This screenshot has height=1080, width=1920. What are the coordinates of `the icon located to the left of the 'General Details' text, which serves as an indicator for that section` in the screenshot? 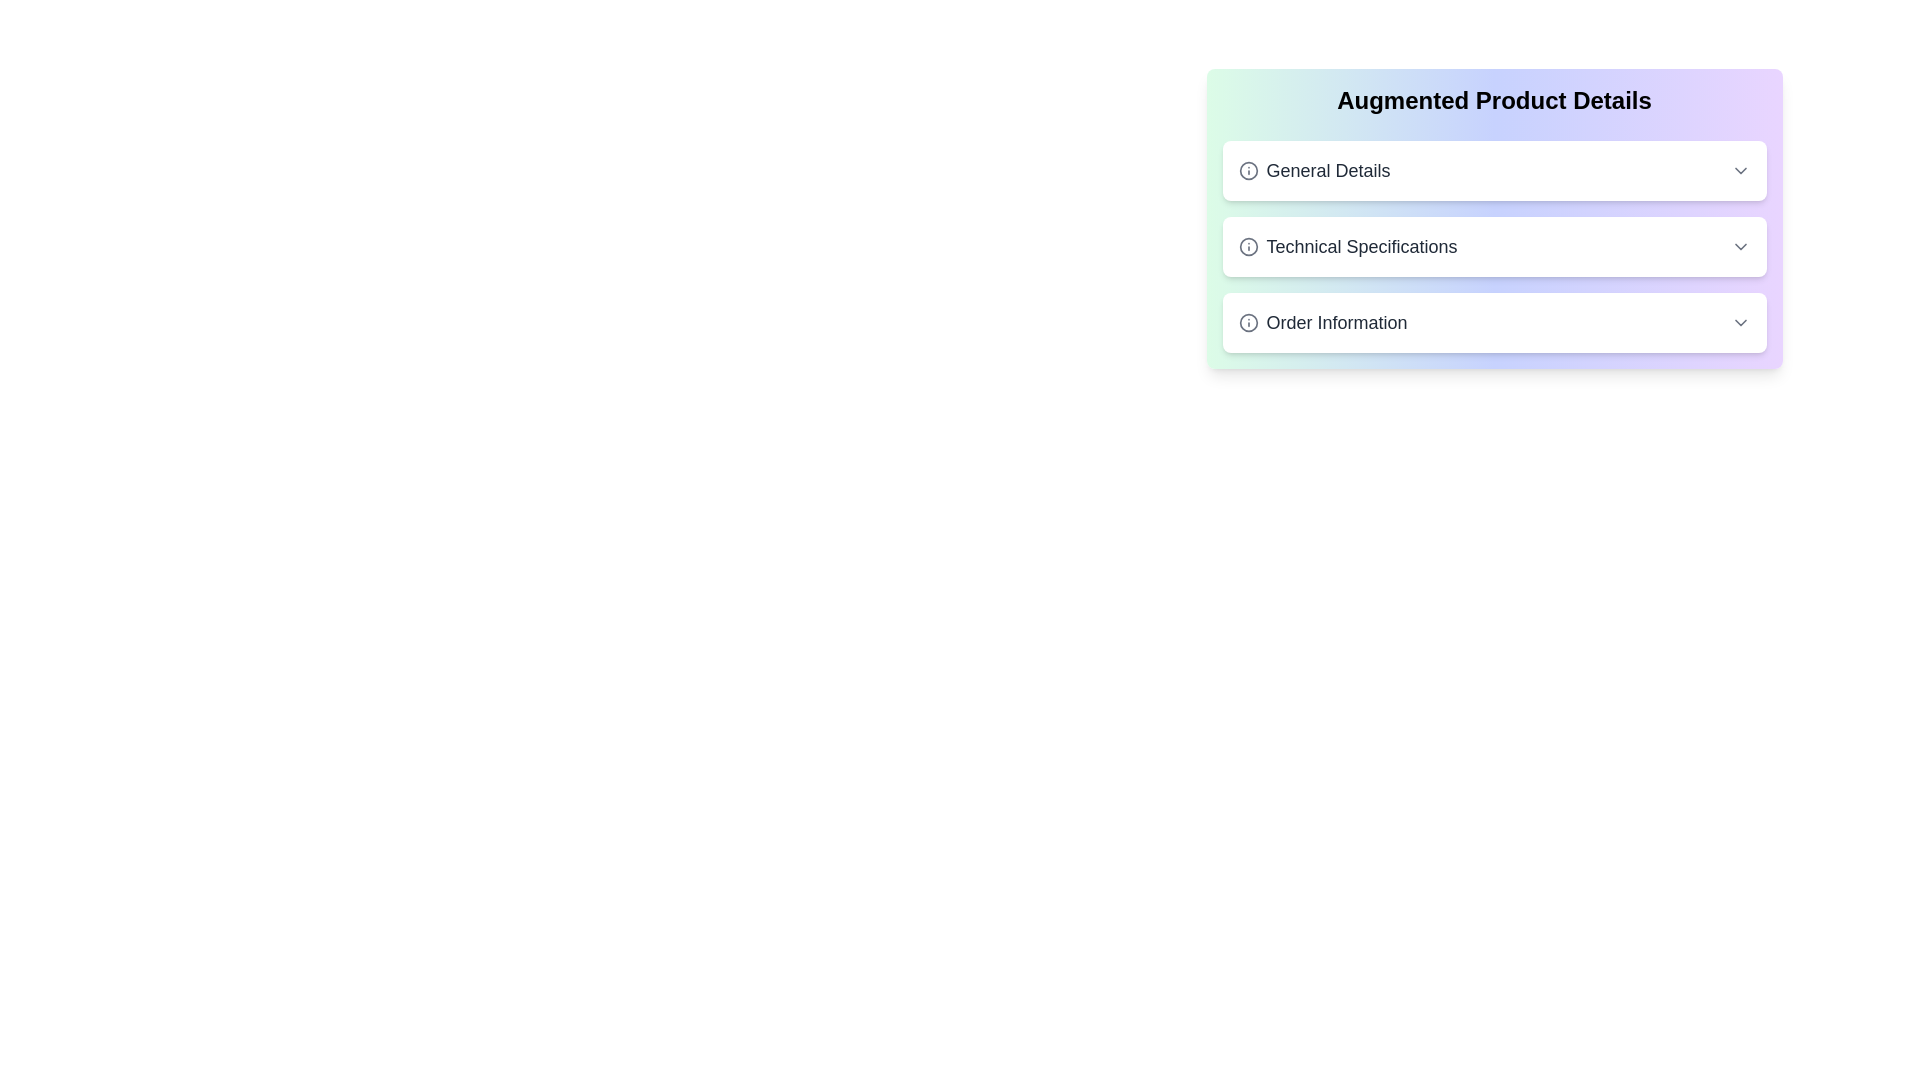 It's located at (1247, 169).